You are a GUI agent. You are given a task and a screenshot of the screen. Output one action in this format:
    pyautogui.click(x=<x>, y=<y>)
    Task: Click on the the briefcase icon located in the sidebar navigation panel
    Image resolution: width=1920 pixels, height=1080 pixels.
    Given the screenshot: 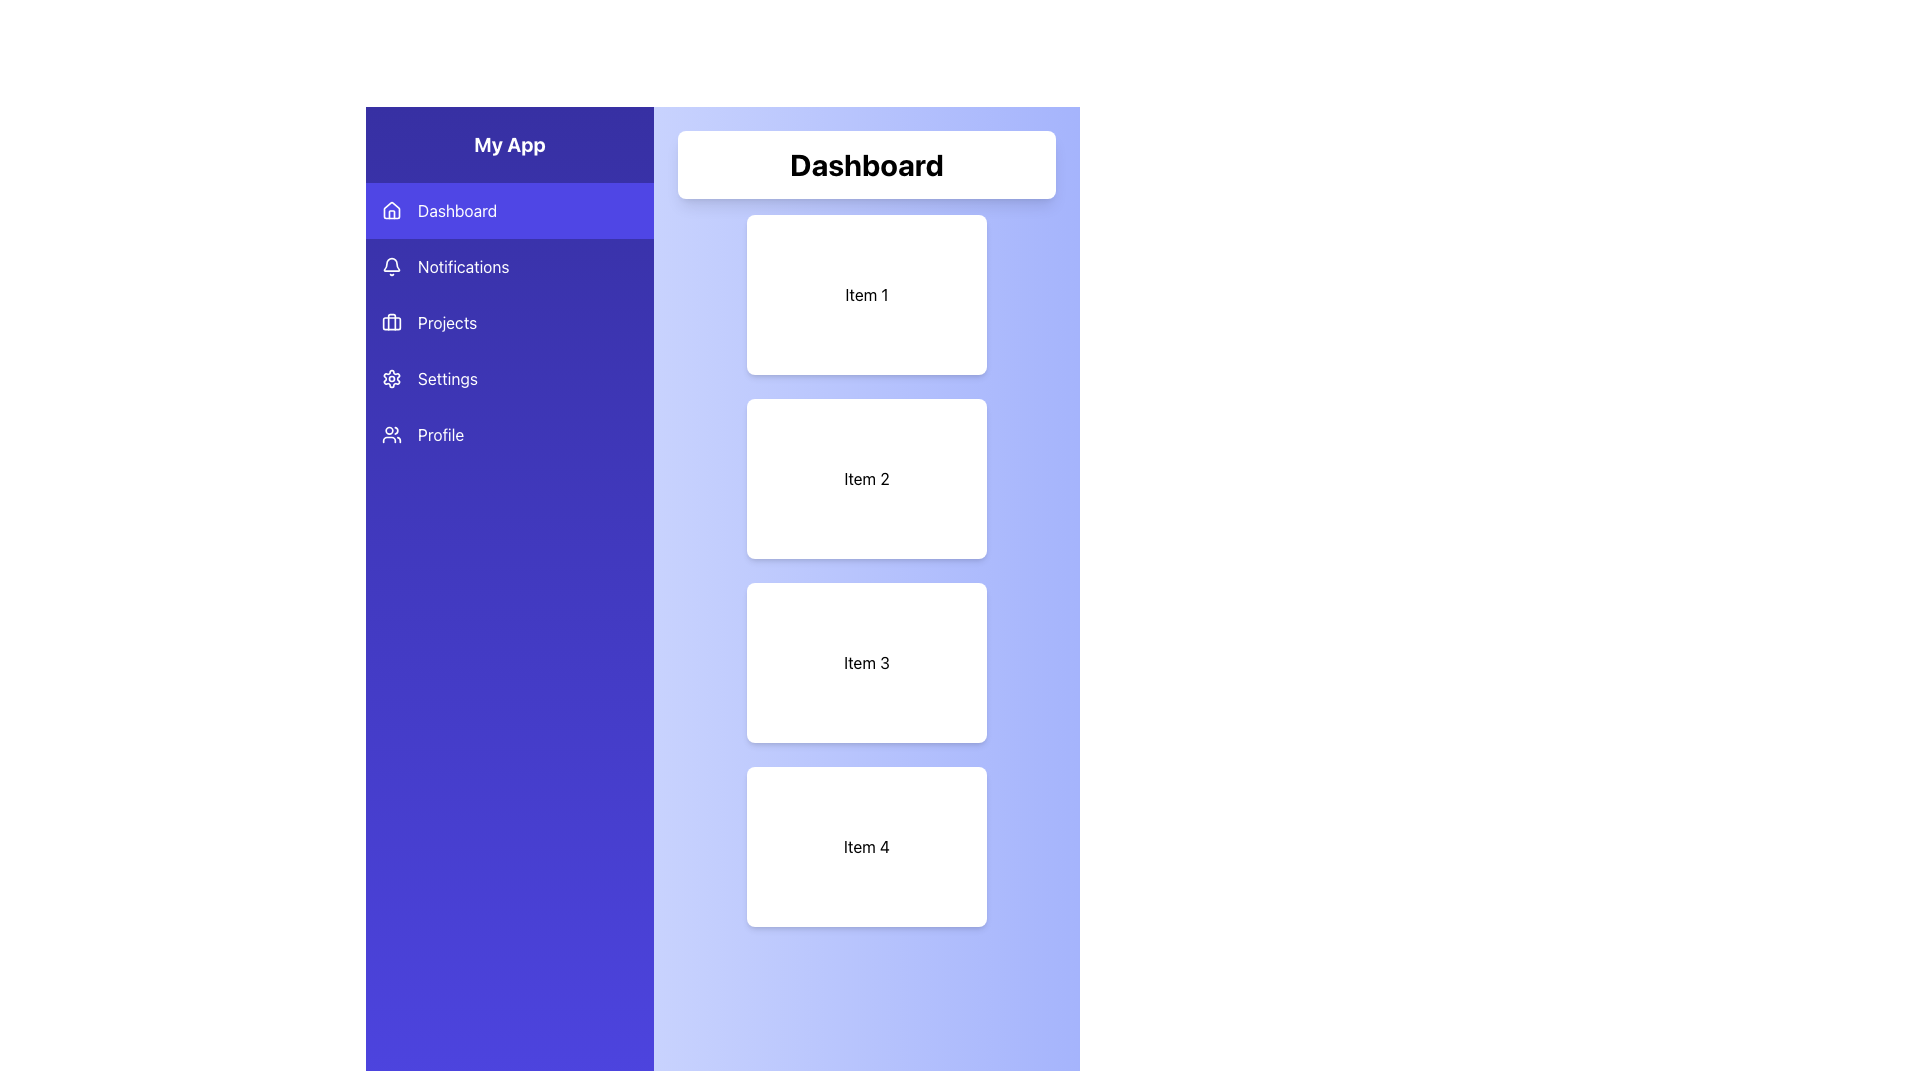 What is the action you would take?
    pyautogui.click(x=392, y=322)
    